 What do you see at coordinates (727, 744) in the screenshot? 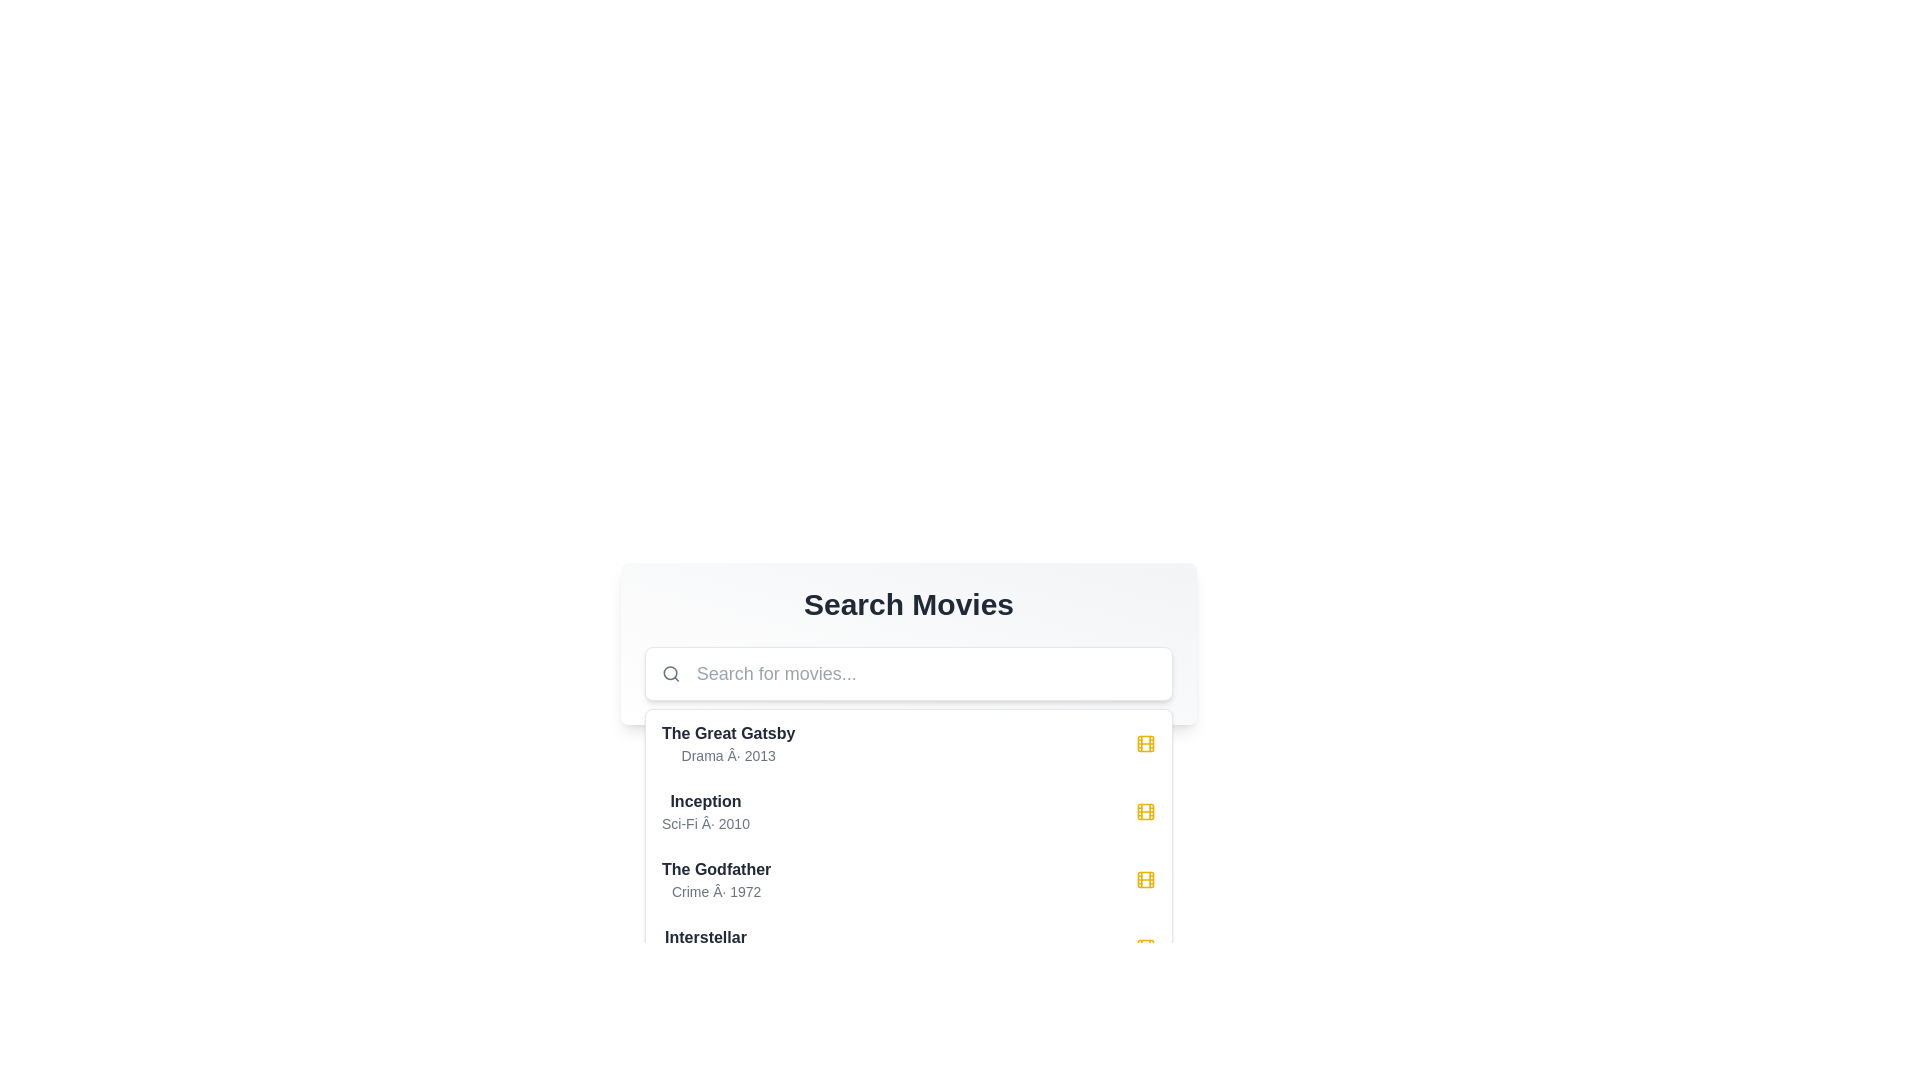
I see `the first list item representing the movie 'The Great Gatsby' in the vertical movie list within the white card interface` at bounding box center [727, 744].